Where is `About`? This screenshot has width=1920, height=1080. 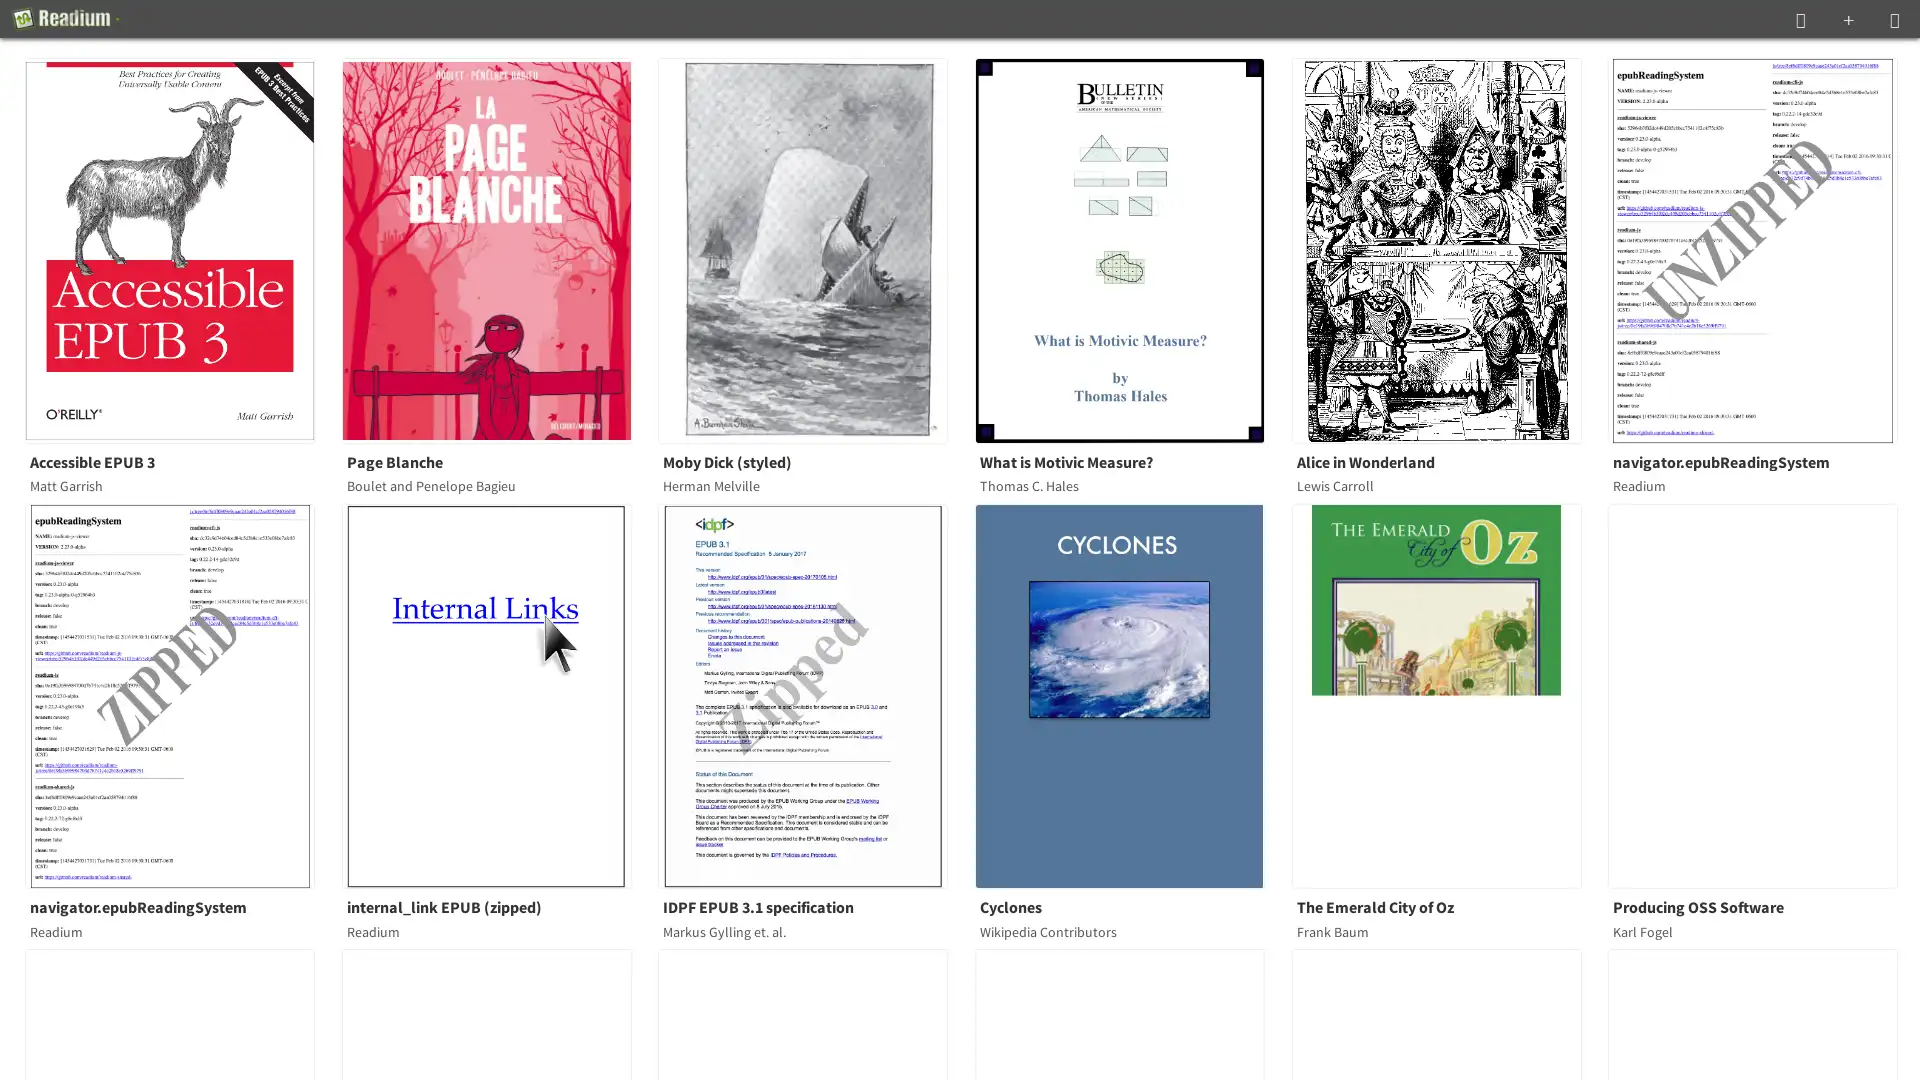
About is located at coordinates (66, 19).